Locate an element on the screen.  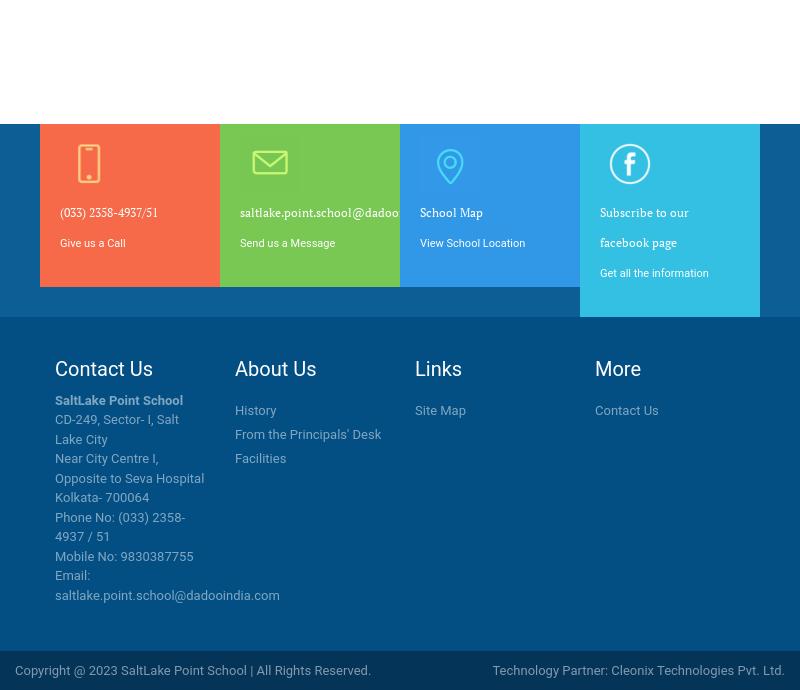
'Send us a Message' is located at coordinates (239, 242).